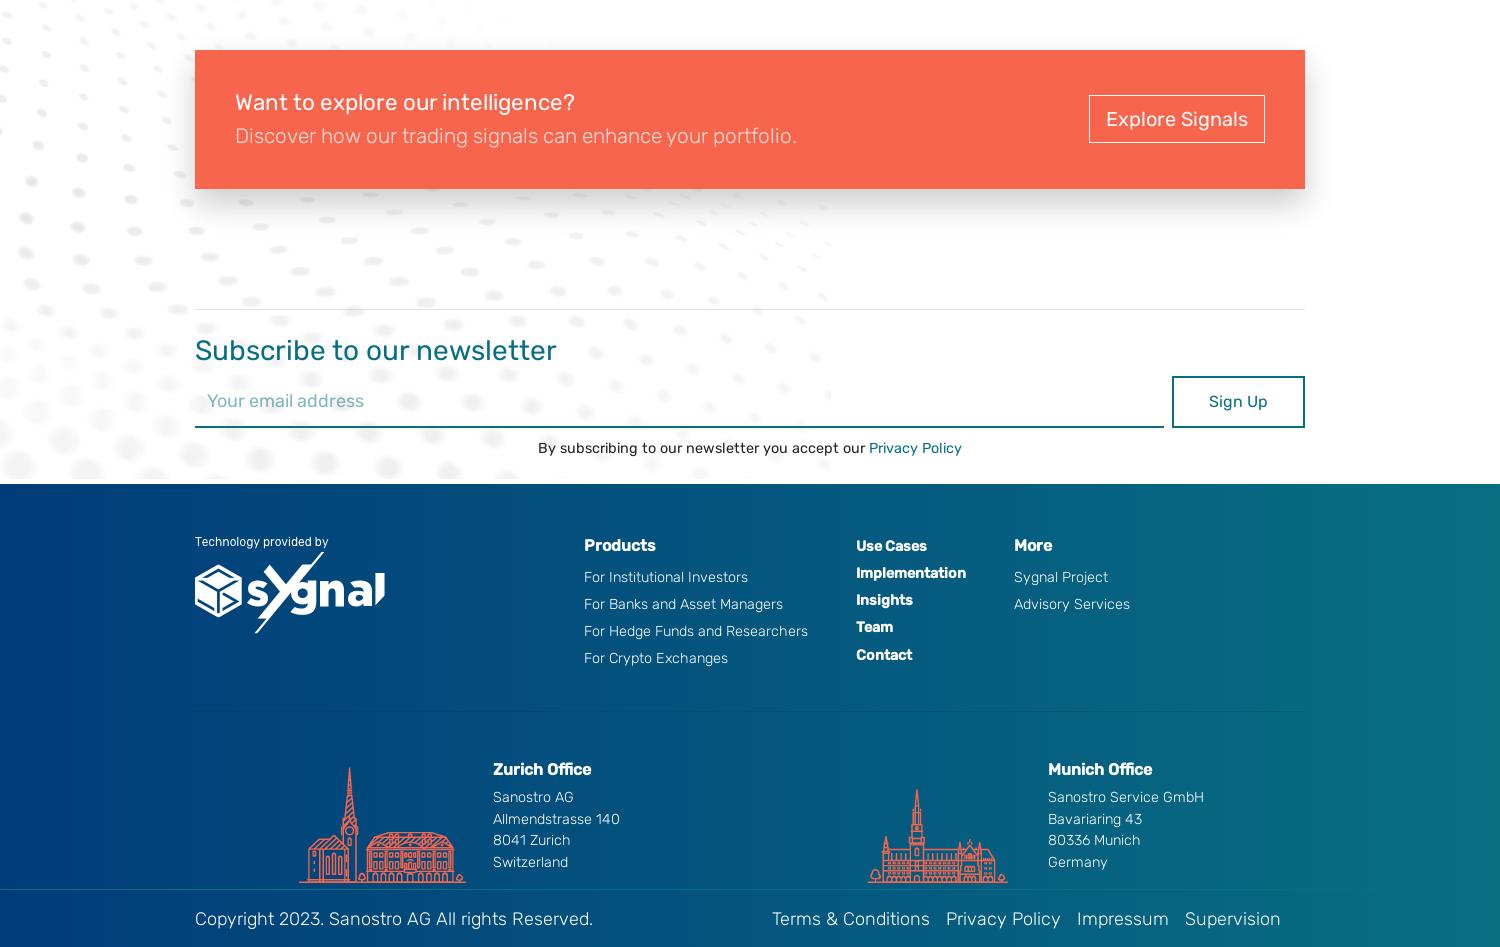 The image size is (1500, 947). What do you see at coordinates (531, 840) in the screenshot?
I see `'8041 Zurich'` at bounding box center [531, 840].